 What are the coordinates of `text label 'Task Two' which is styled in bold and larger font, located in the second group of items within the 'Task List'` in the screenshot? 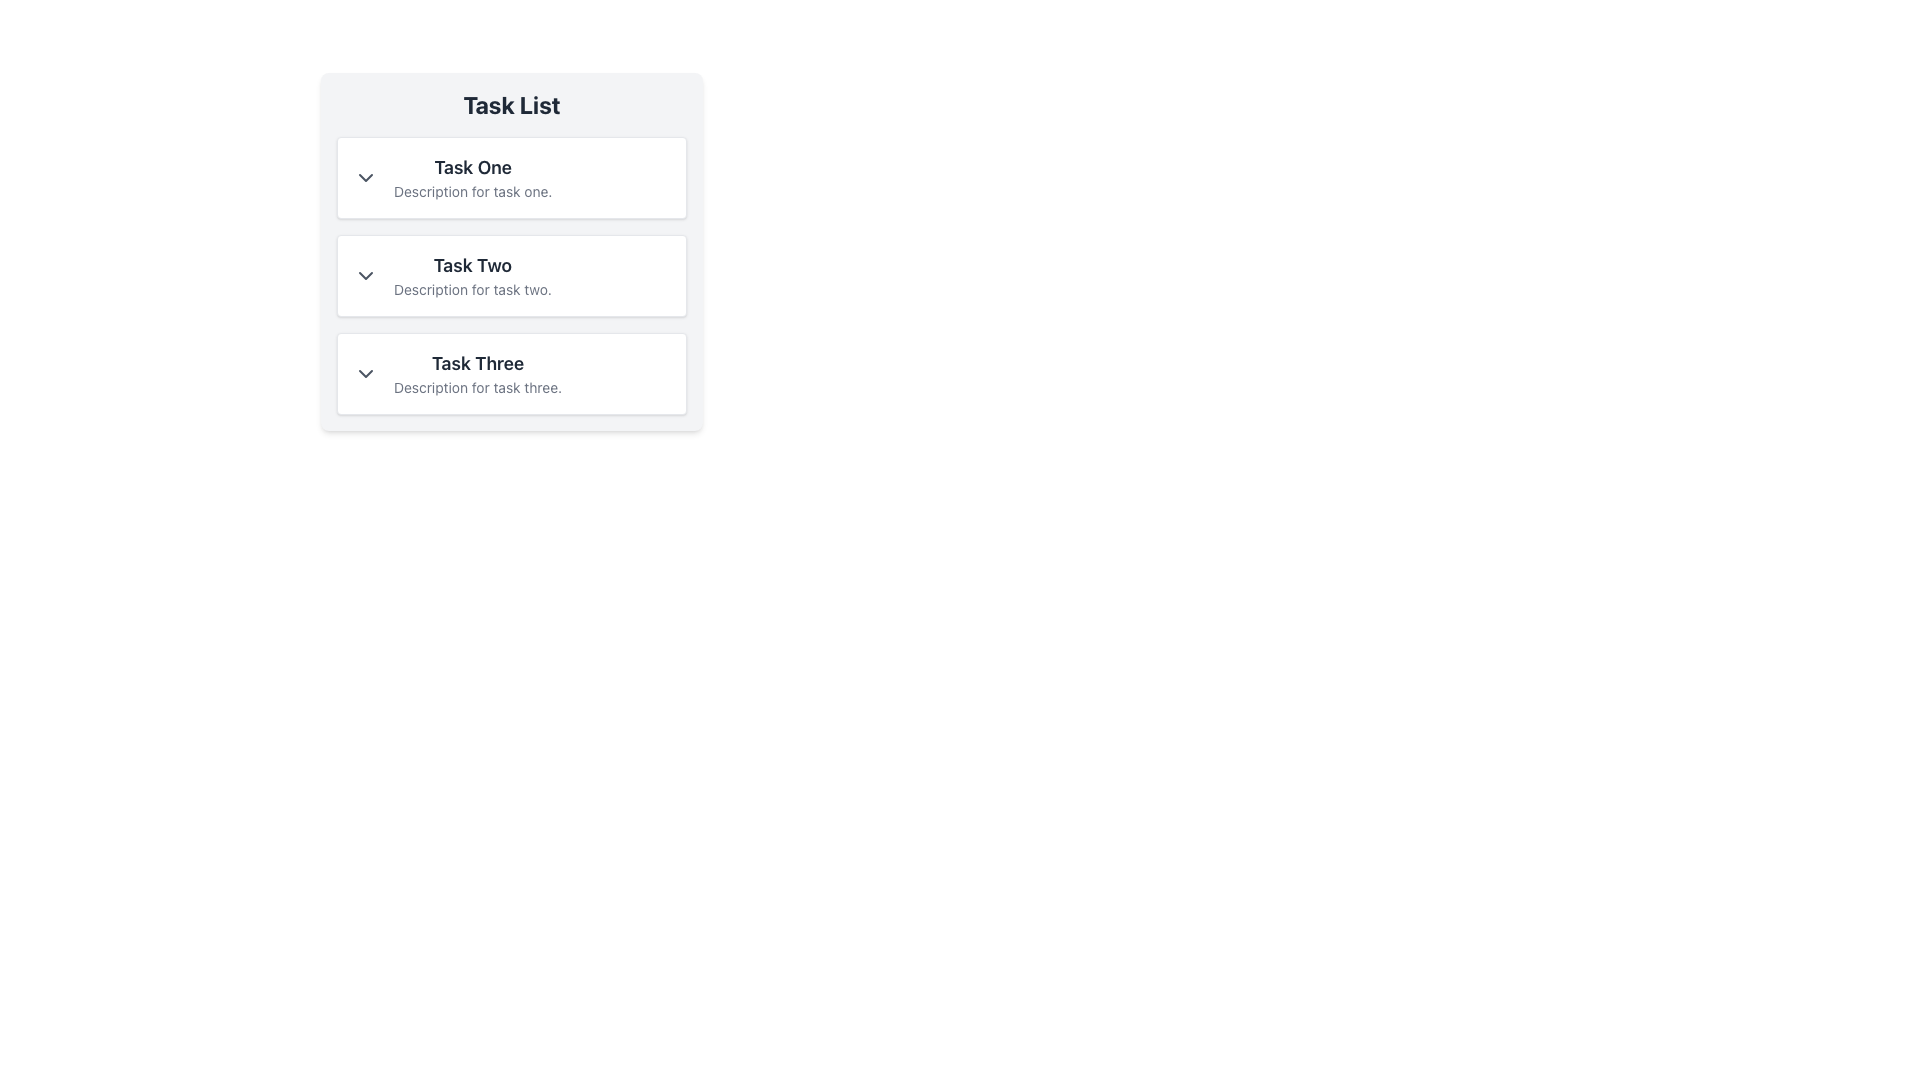 It's located at (471, 265).